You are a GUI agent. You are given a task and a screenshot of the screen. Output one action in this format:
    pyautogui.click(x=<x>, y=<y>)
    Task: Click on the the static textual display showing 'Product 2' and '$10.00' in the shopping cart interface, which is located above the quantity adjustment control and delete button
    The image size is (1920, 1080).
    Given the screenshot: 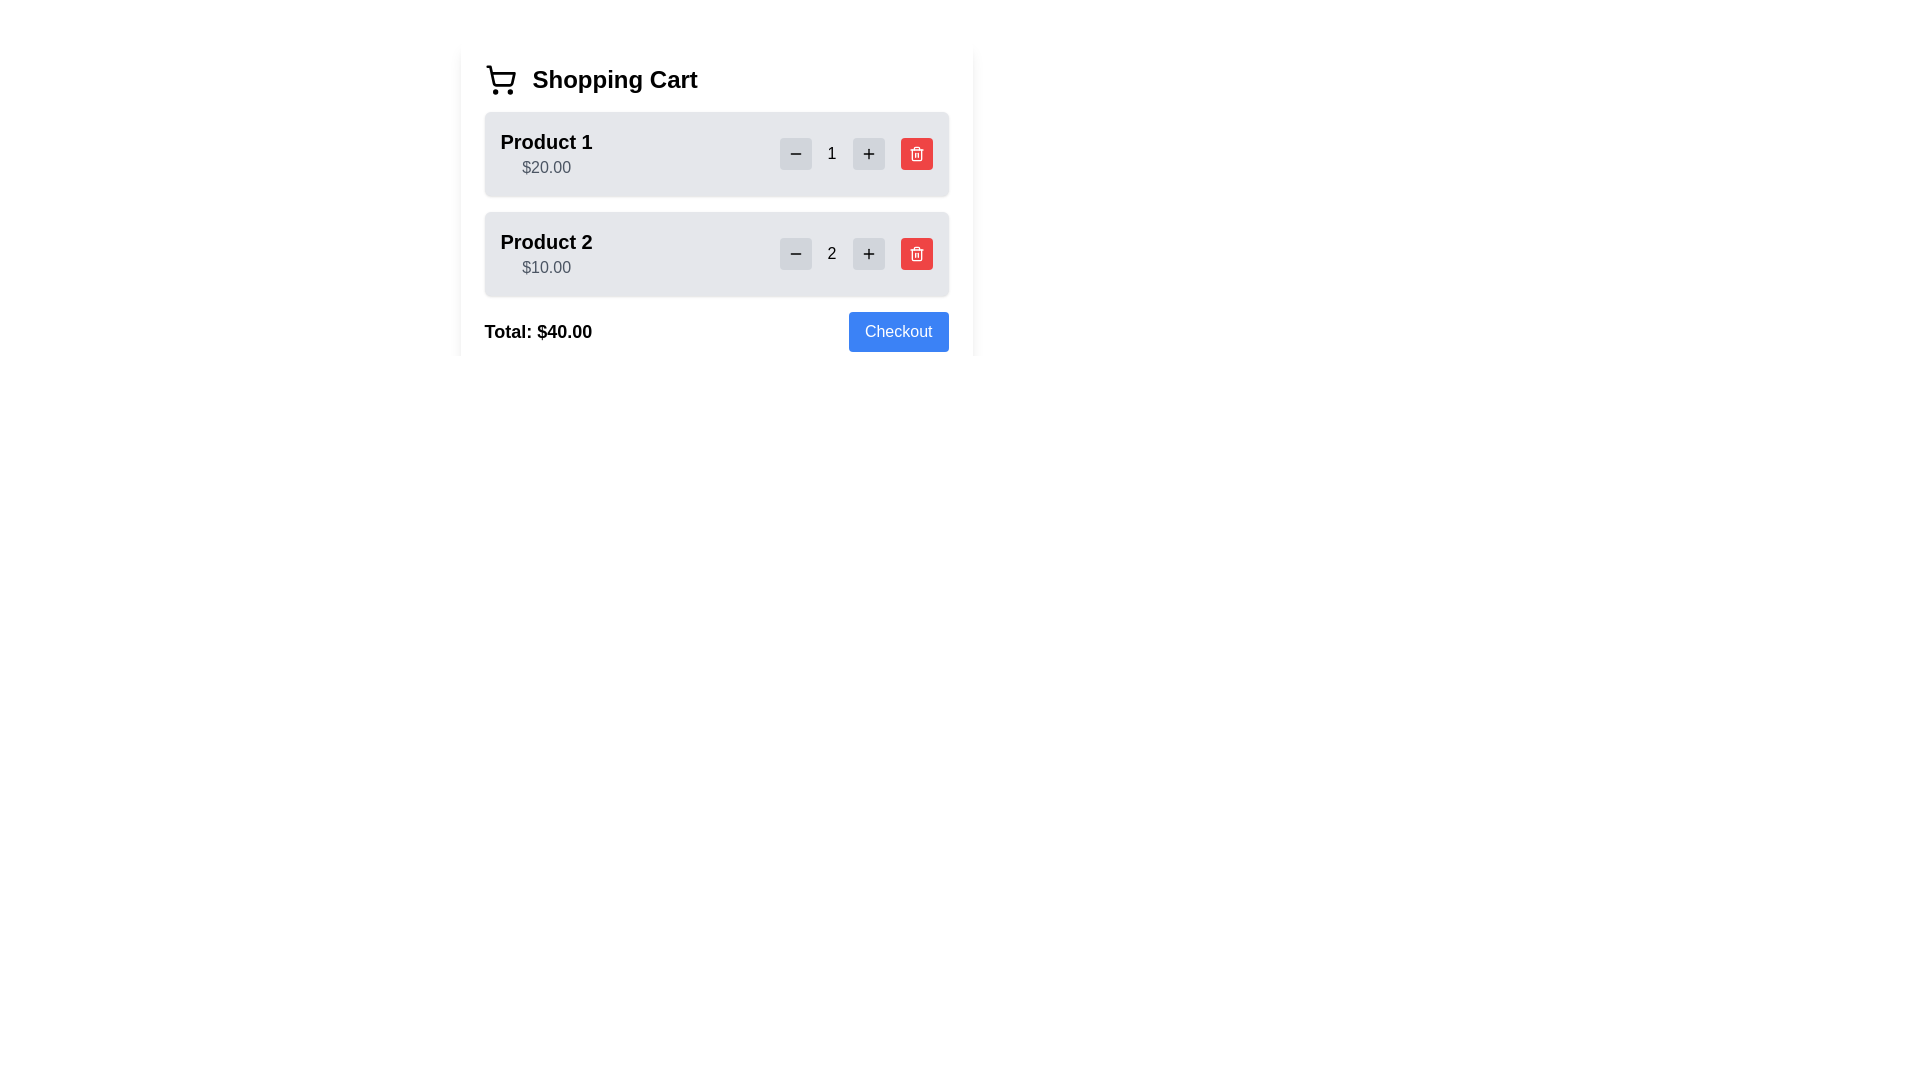 What is the action you would take?
    pyautogui.click(x=546, y=253)
    